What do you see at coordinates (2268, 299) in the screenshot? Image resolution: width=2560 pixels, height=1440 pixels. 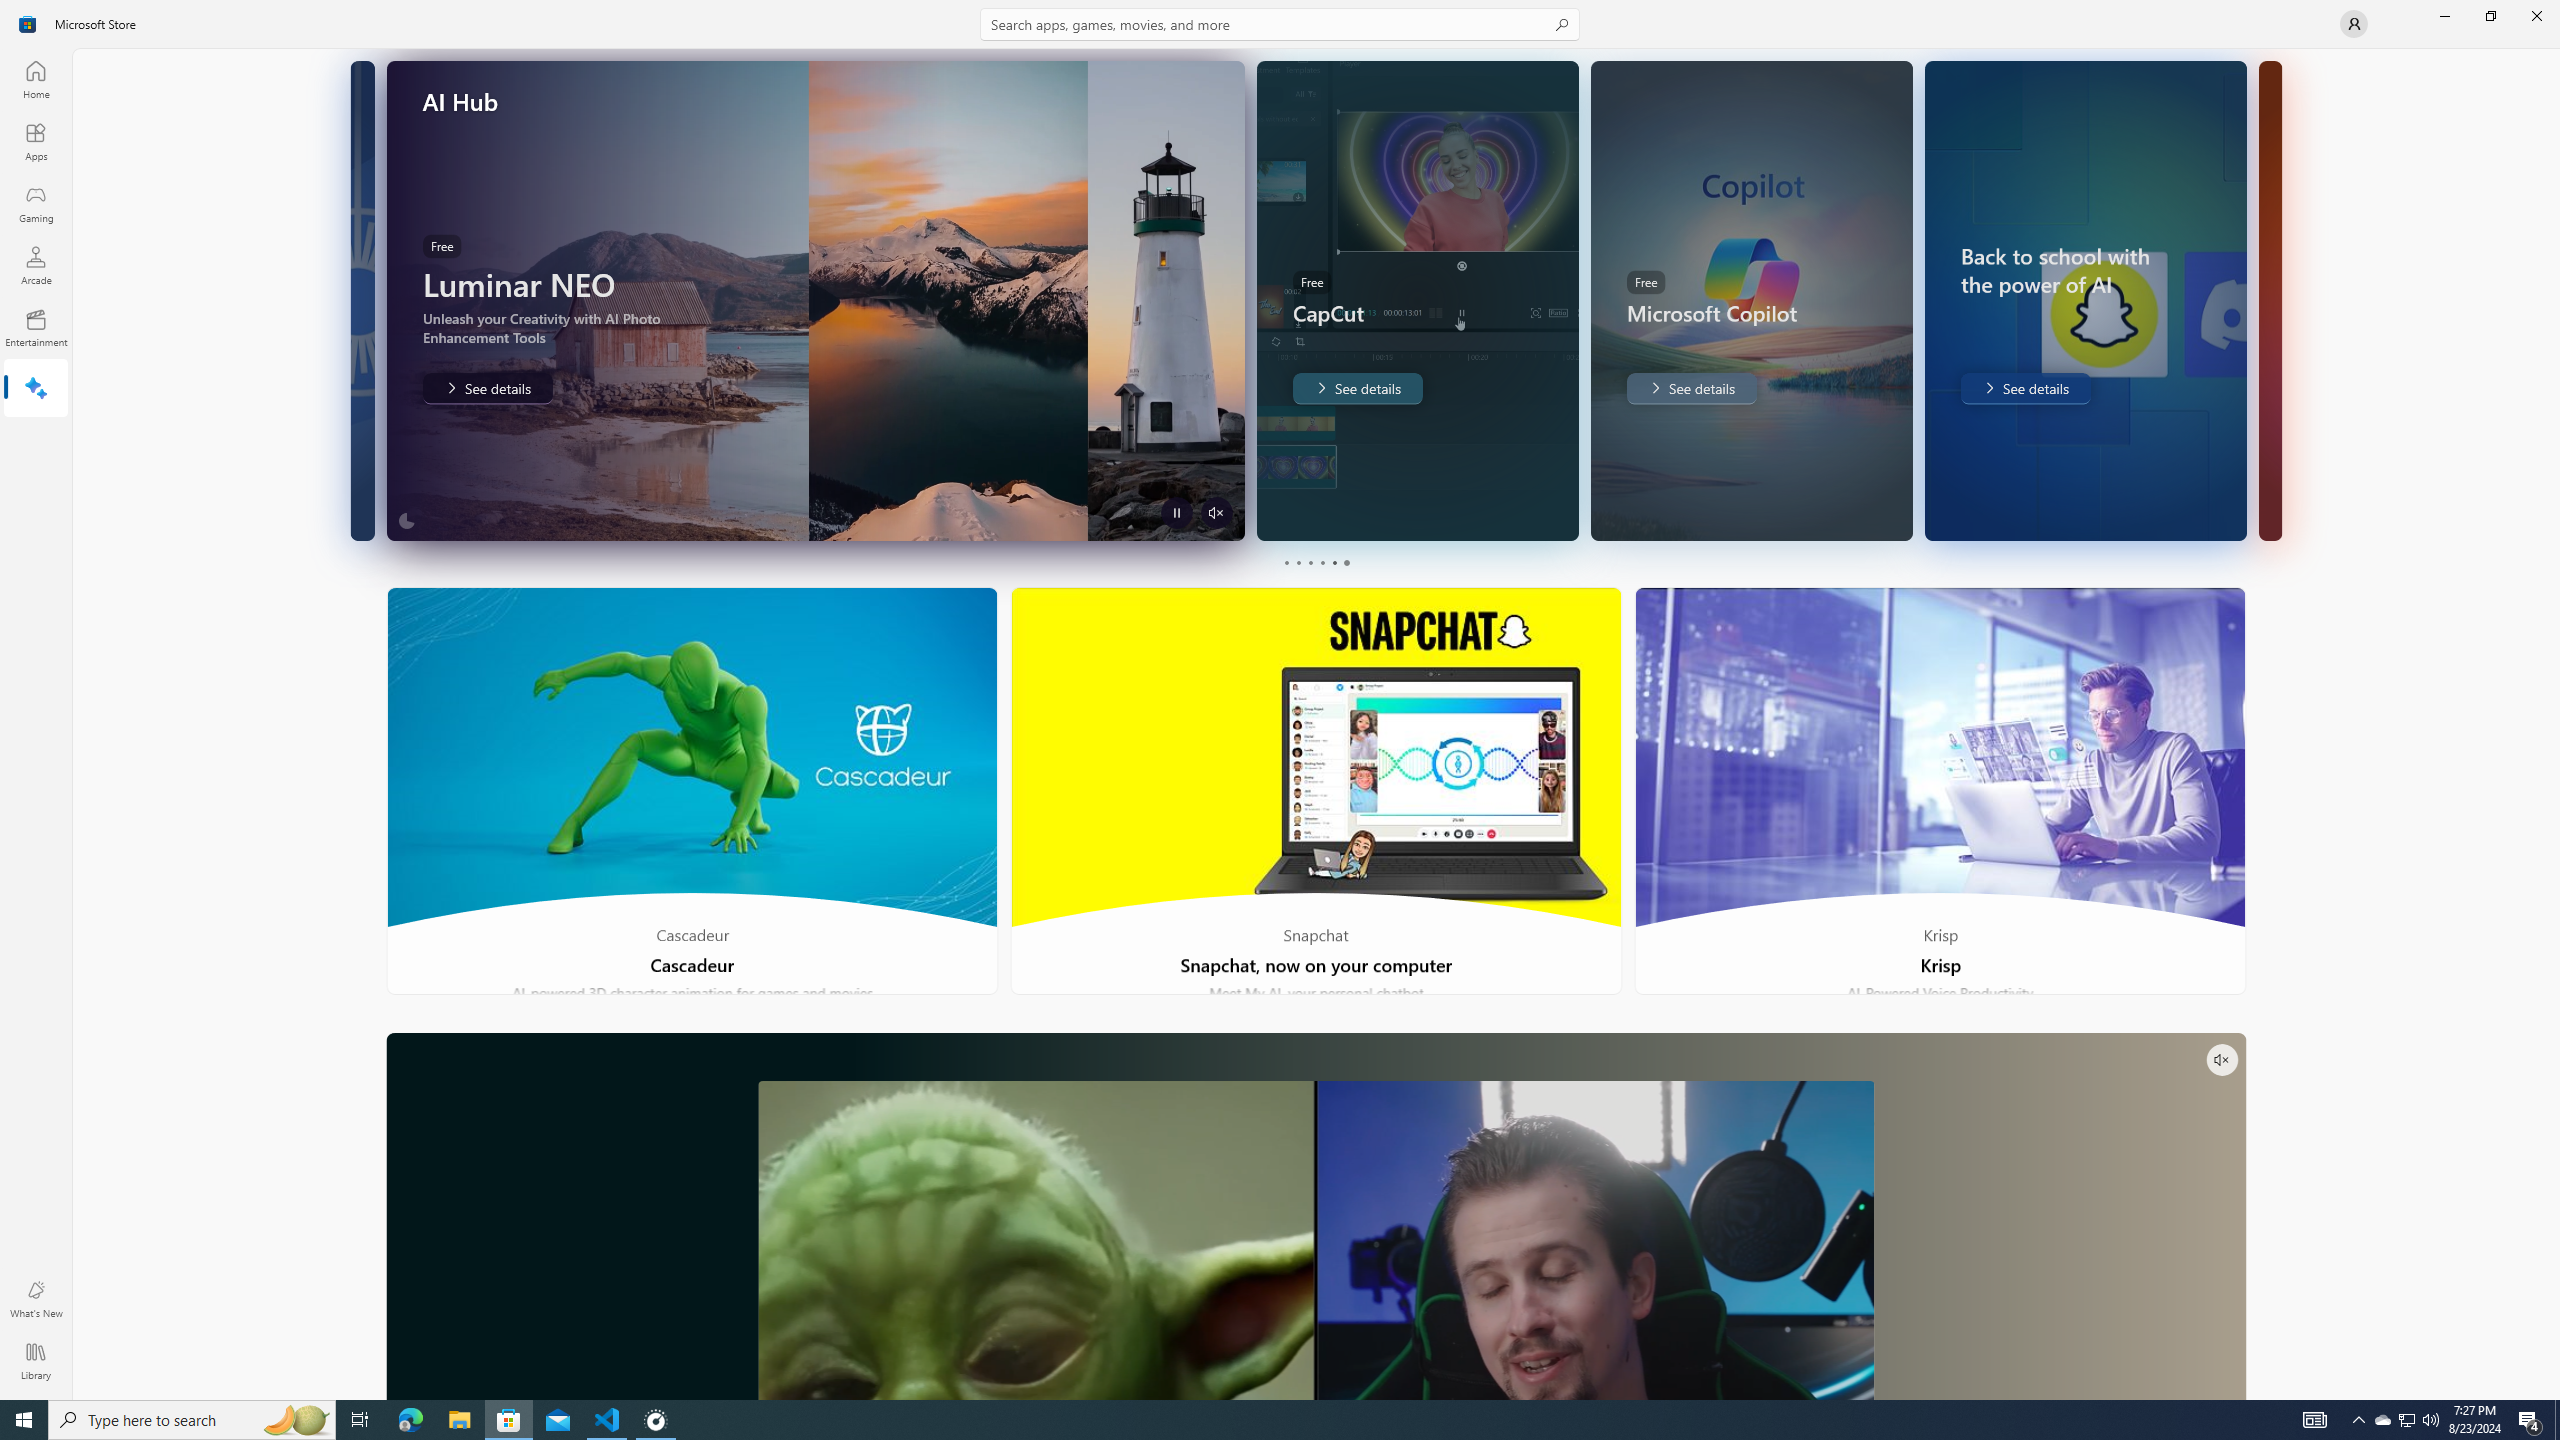 I see `'AutomationID: Image'` at bounding box center [2268, 299].